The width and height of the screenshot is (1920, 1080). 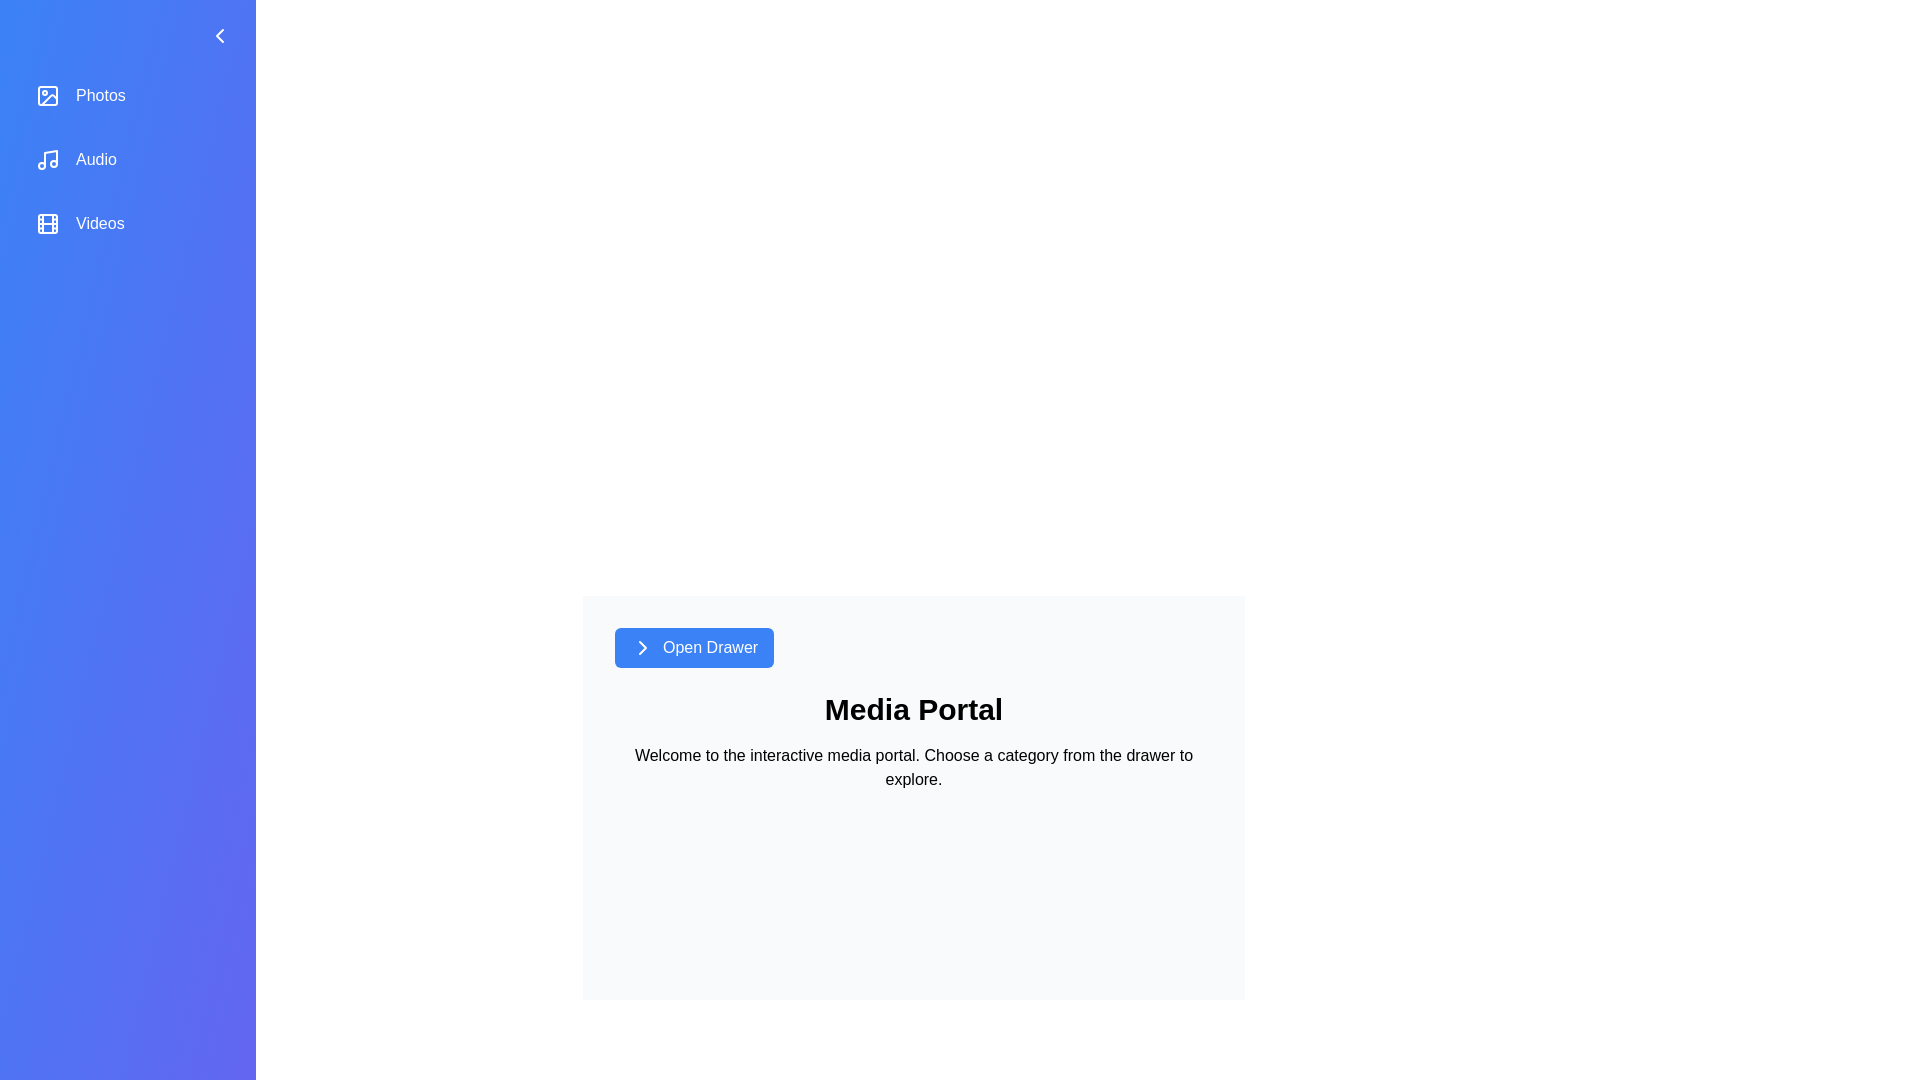 I want to click on the 'Open Drawer' button to toggle the drawer's state, so click(x=694, y=648).